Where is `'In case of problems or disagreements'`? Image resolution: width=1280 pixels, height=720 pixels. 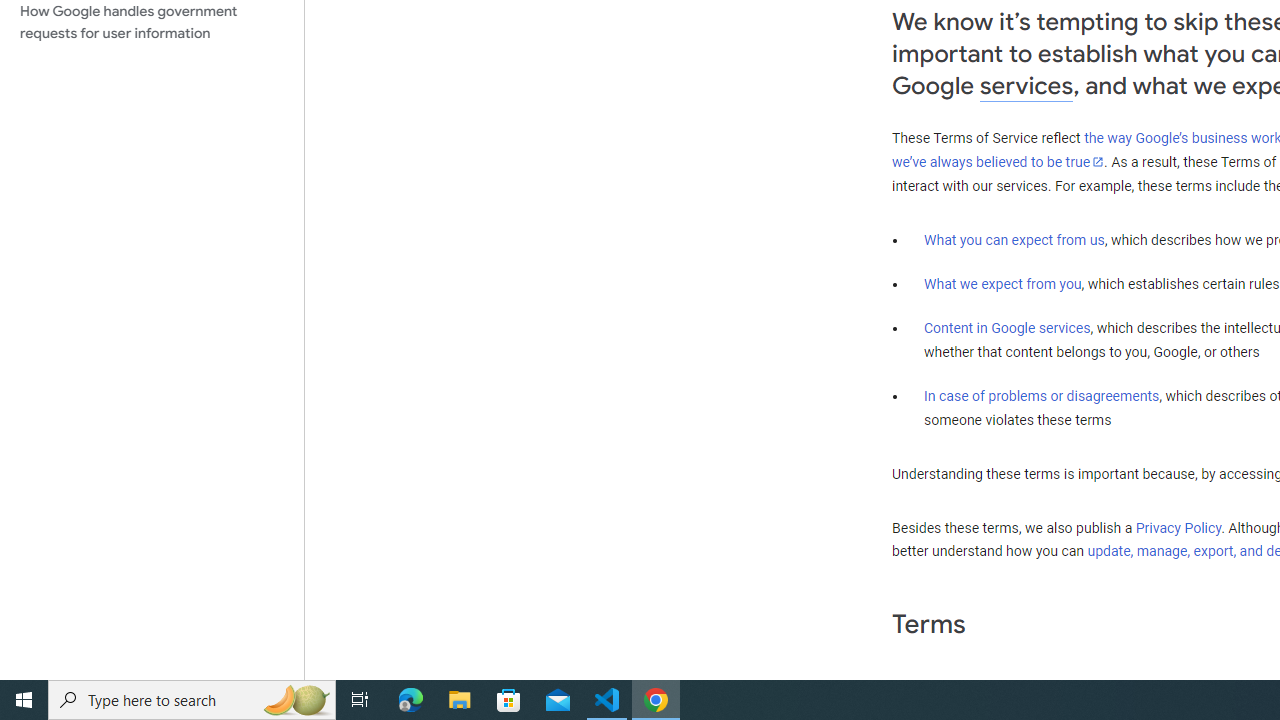
'In case of problems or disagreements' is located at coordinates (1040, 396).